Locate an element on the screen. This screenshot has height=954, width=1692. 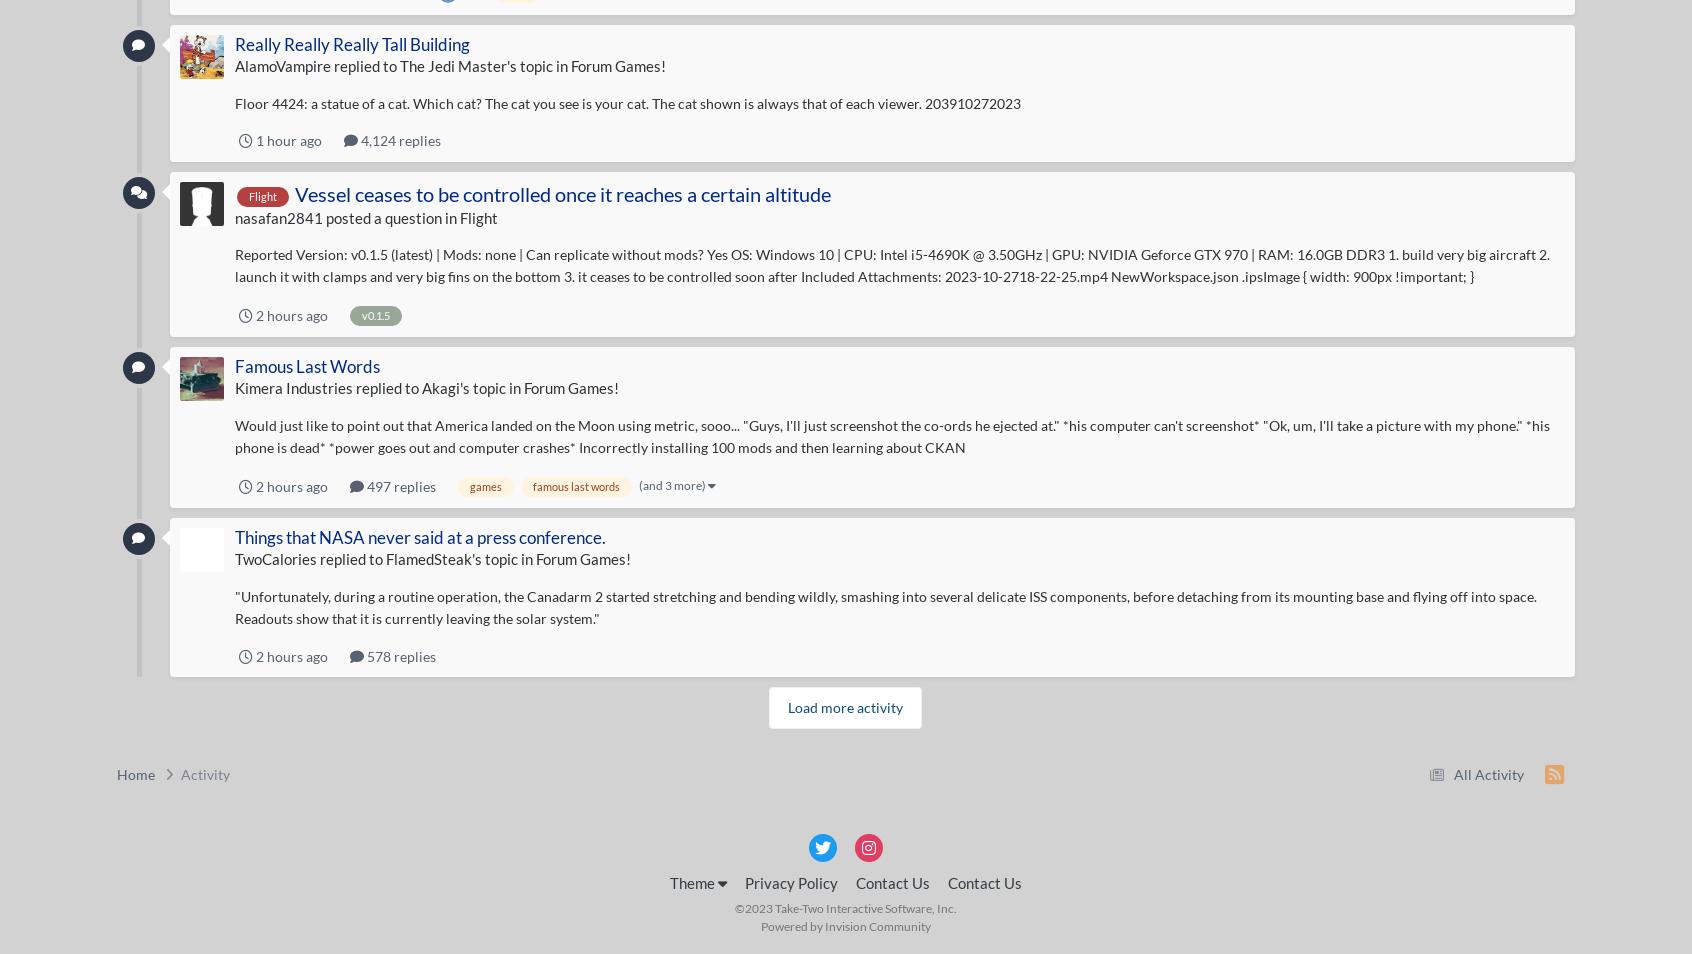
'posted a question in' is located at coordinates (390, 216).